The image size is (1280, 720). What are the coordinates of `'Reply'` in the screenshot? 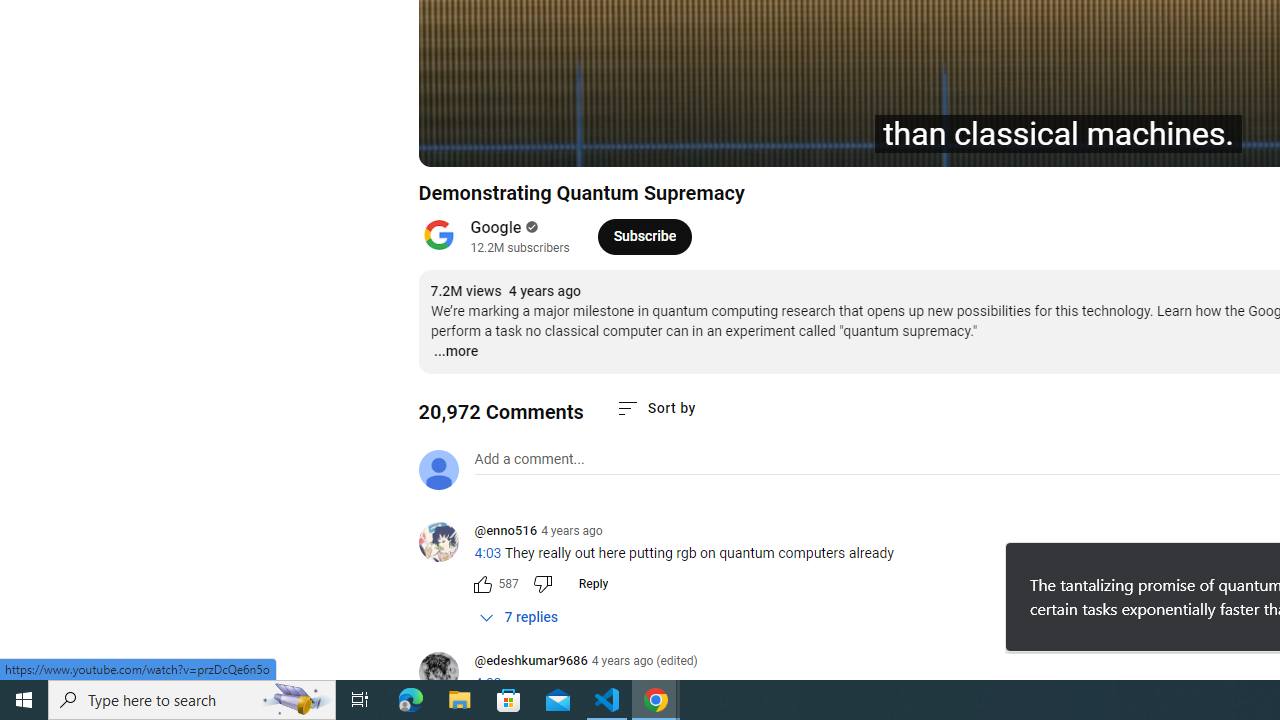 It's located at (592, 583).